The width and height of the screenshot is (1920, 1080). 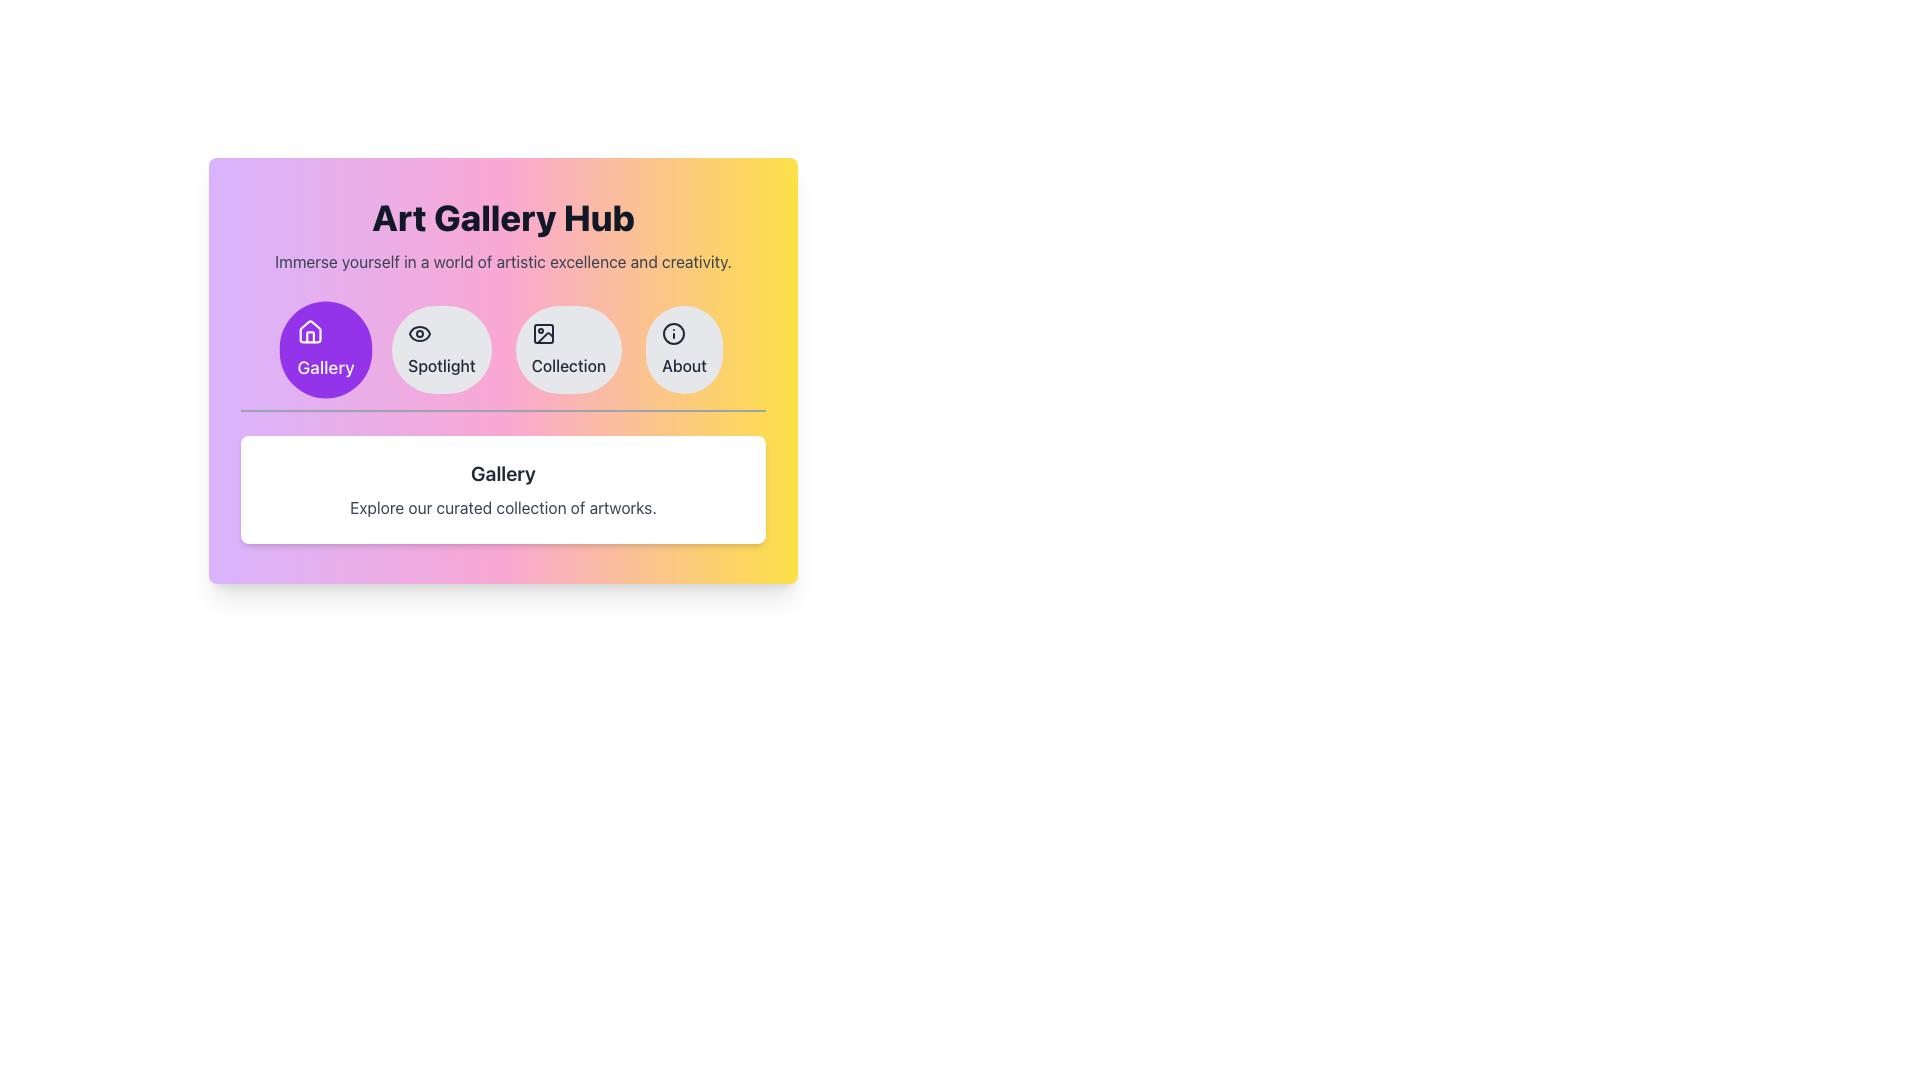 I want to click on the small vector icon resembling a house located at the center of the purple circular button labeled 'Gallery', so click(x=309, y=331).